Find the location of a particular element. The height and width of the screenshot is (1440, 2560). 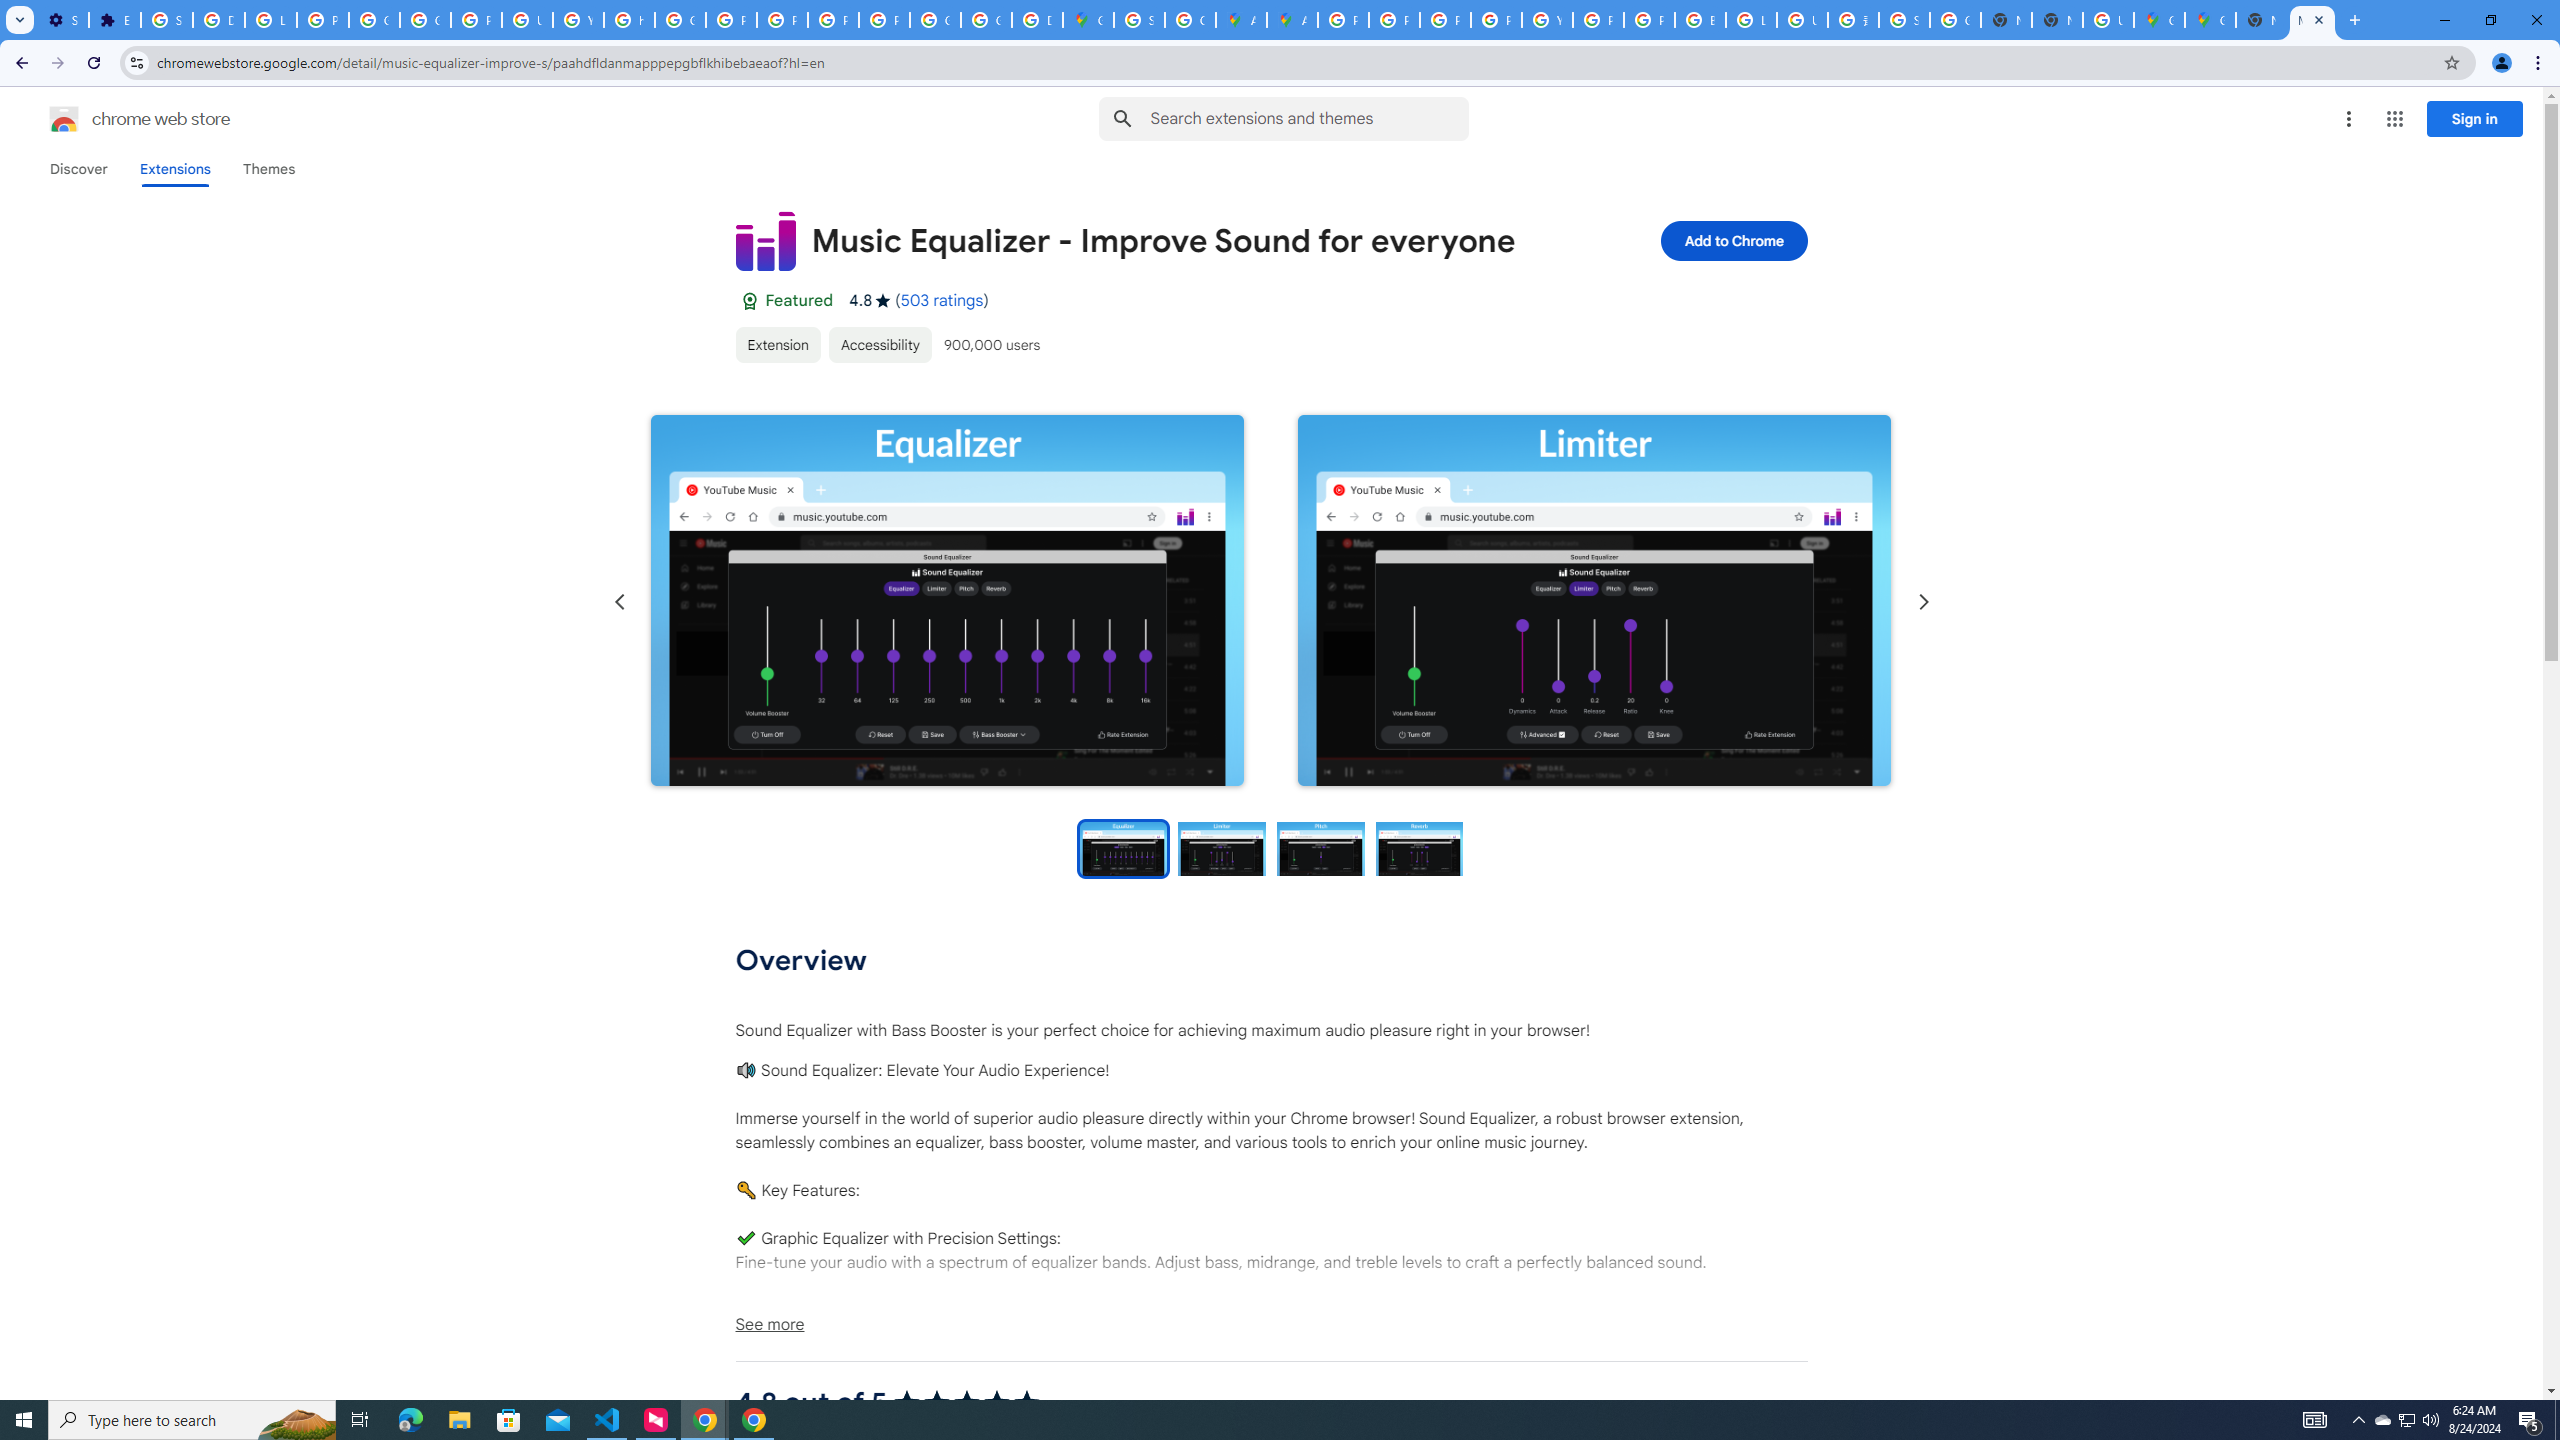

'Featured Badge' is located at coordinates (747, 299).